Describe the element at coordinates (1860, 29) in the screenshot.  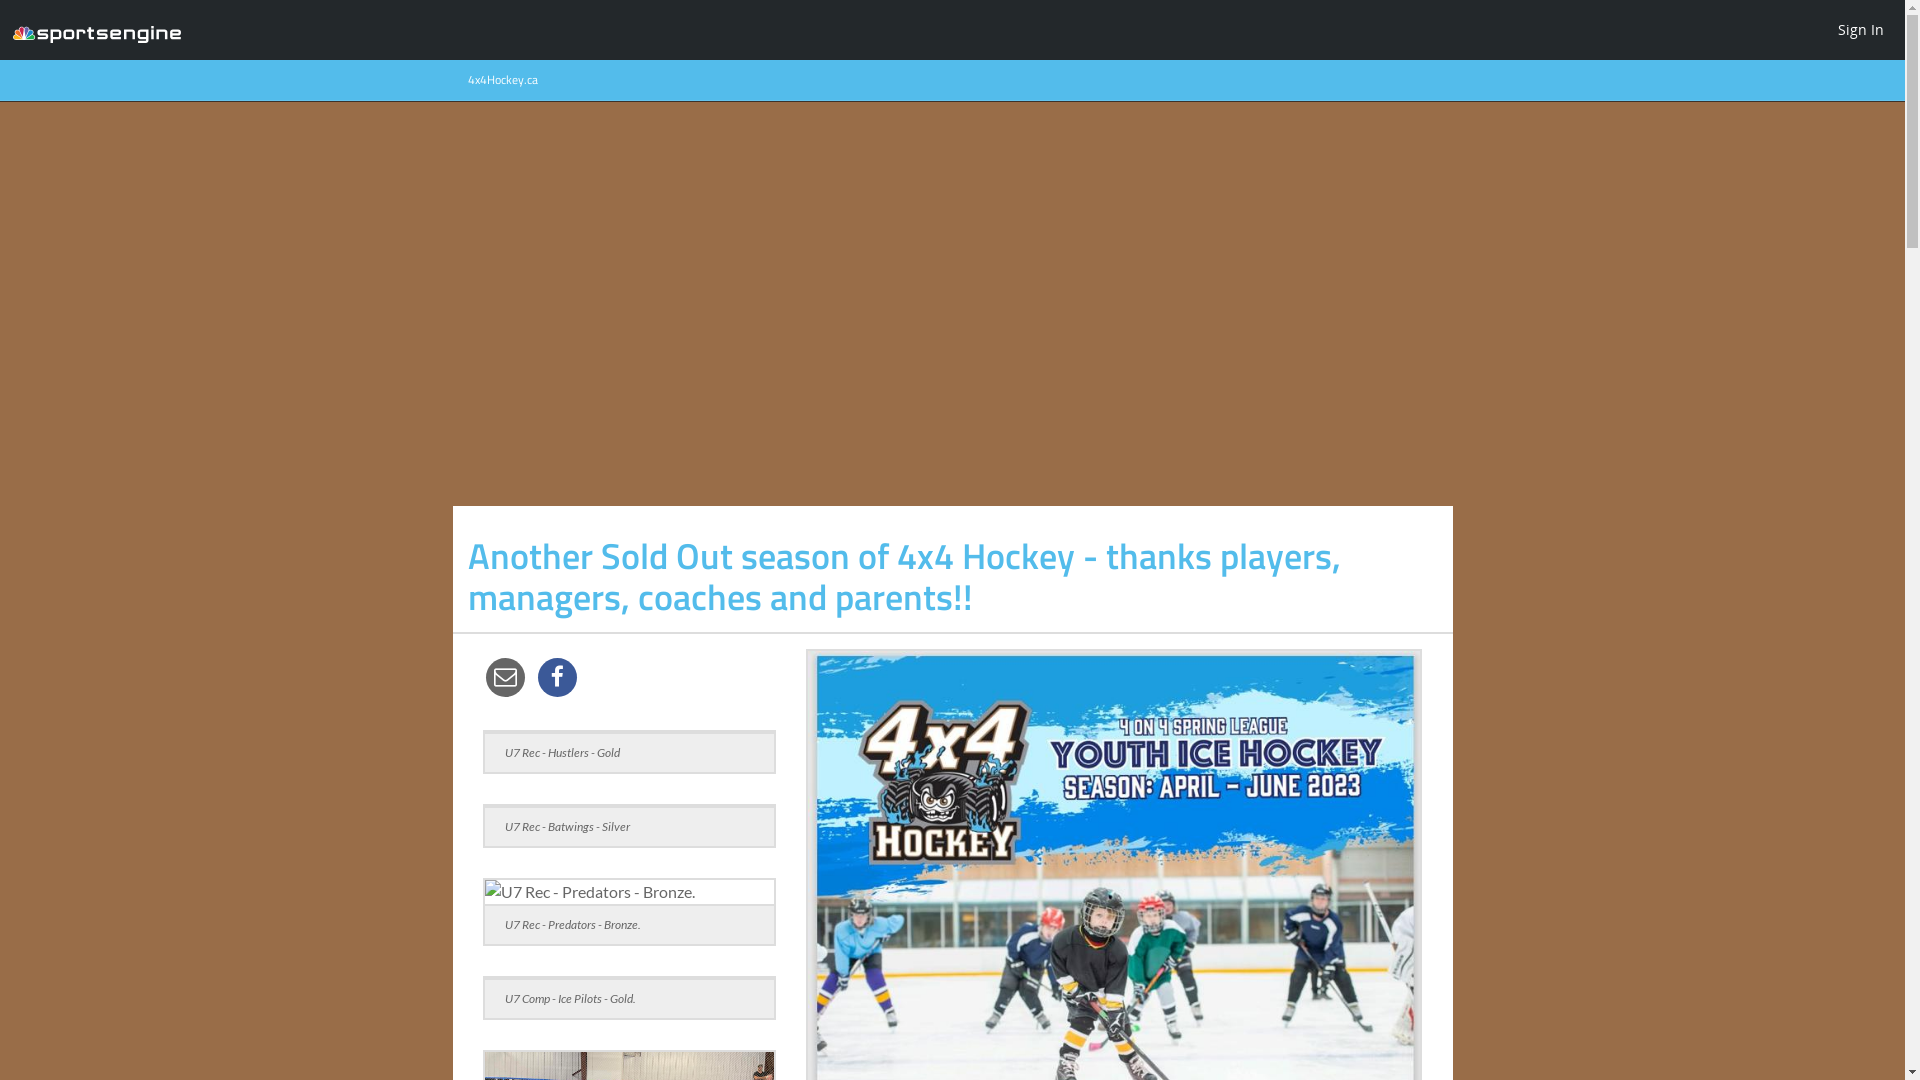
I see `'Sign In'` at that location.